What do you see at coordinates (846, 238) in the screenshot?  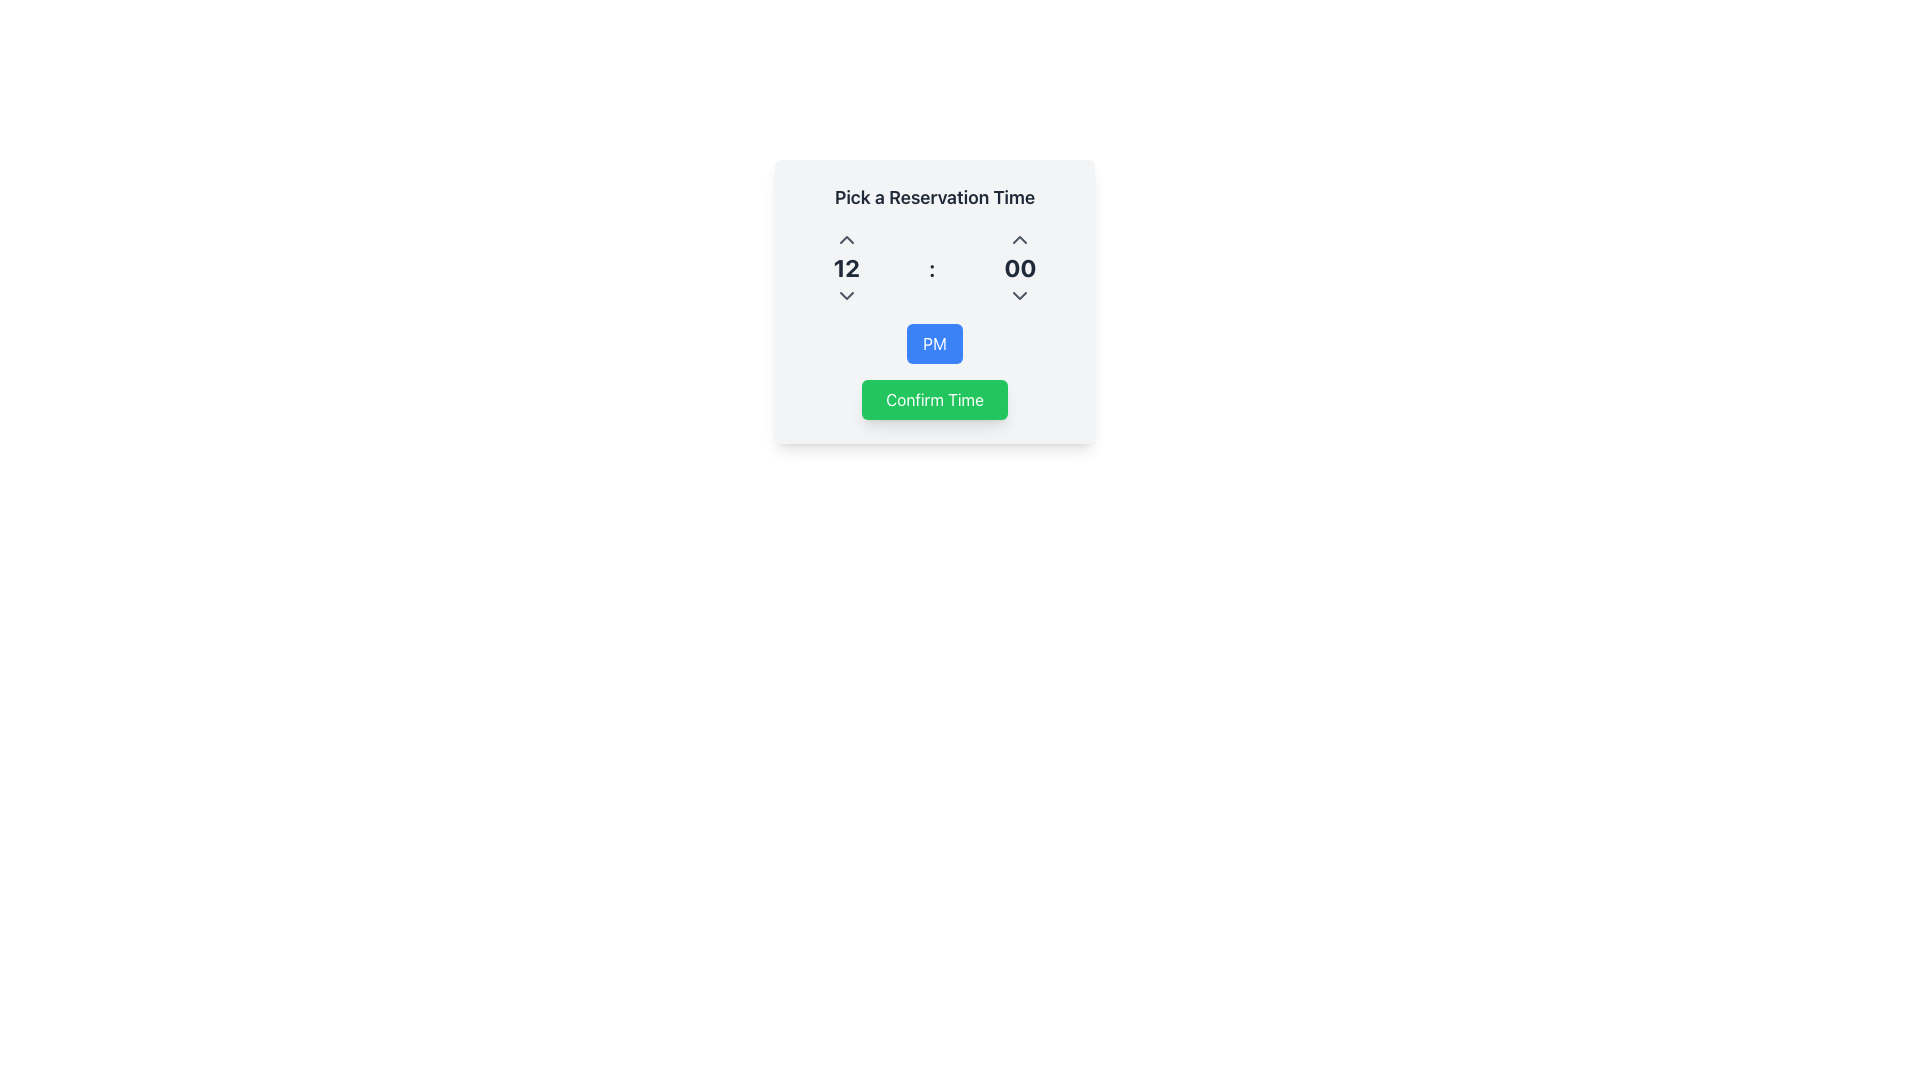 I see `the increment button located above the numeric display ('12') to increase the value` at bounding box center [846, 238].